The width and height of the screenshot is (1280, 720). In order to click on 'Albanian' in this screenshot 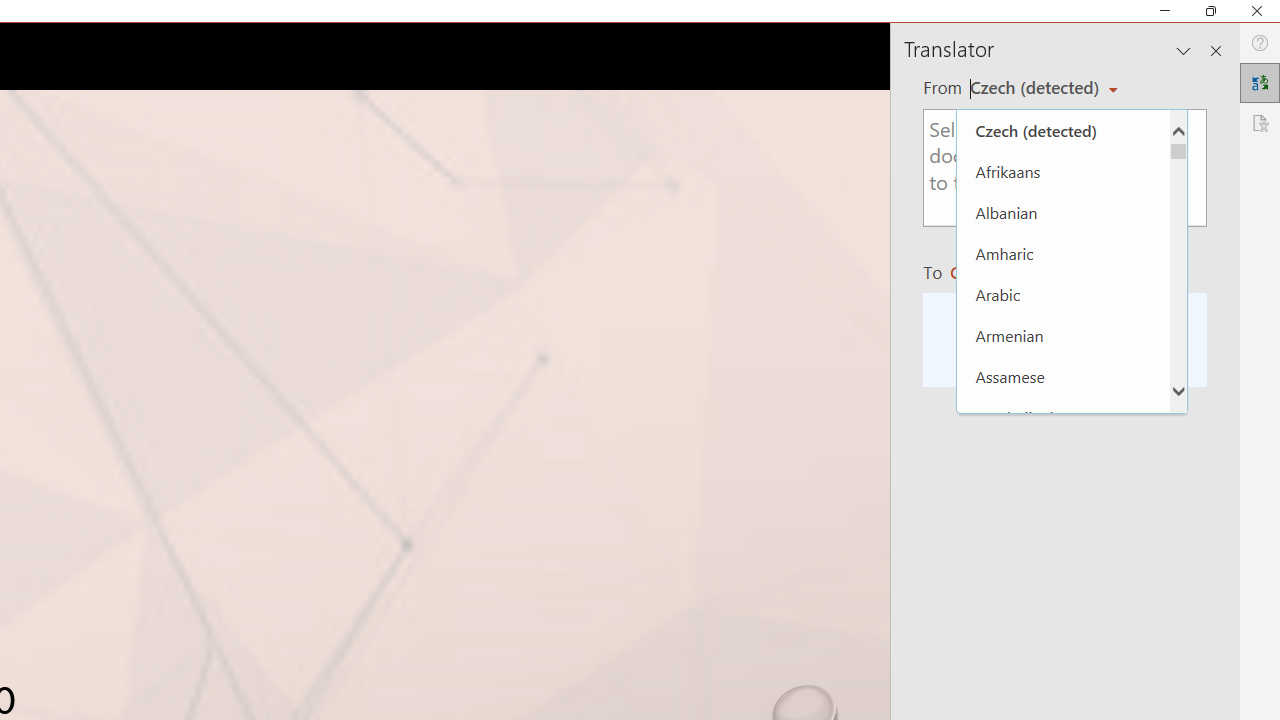, I will do `click(1062, 212)`.